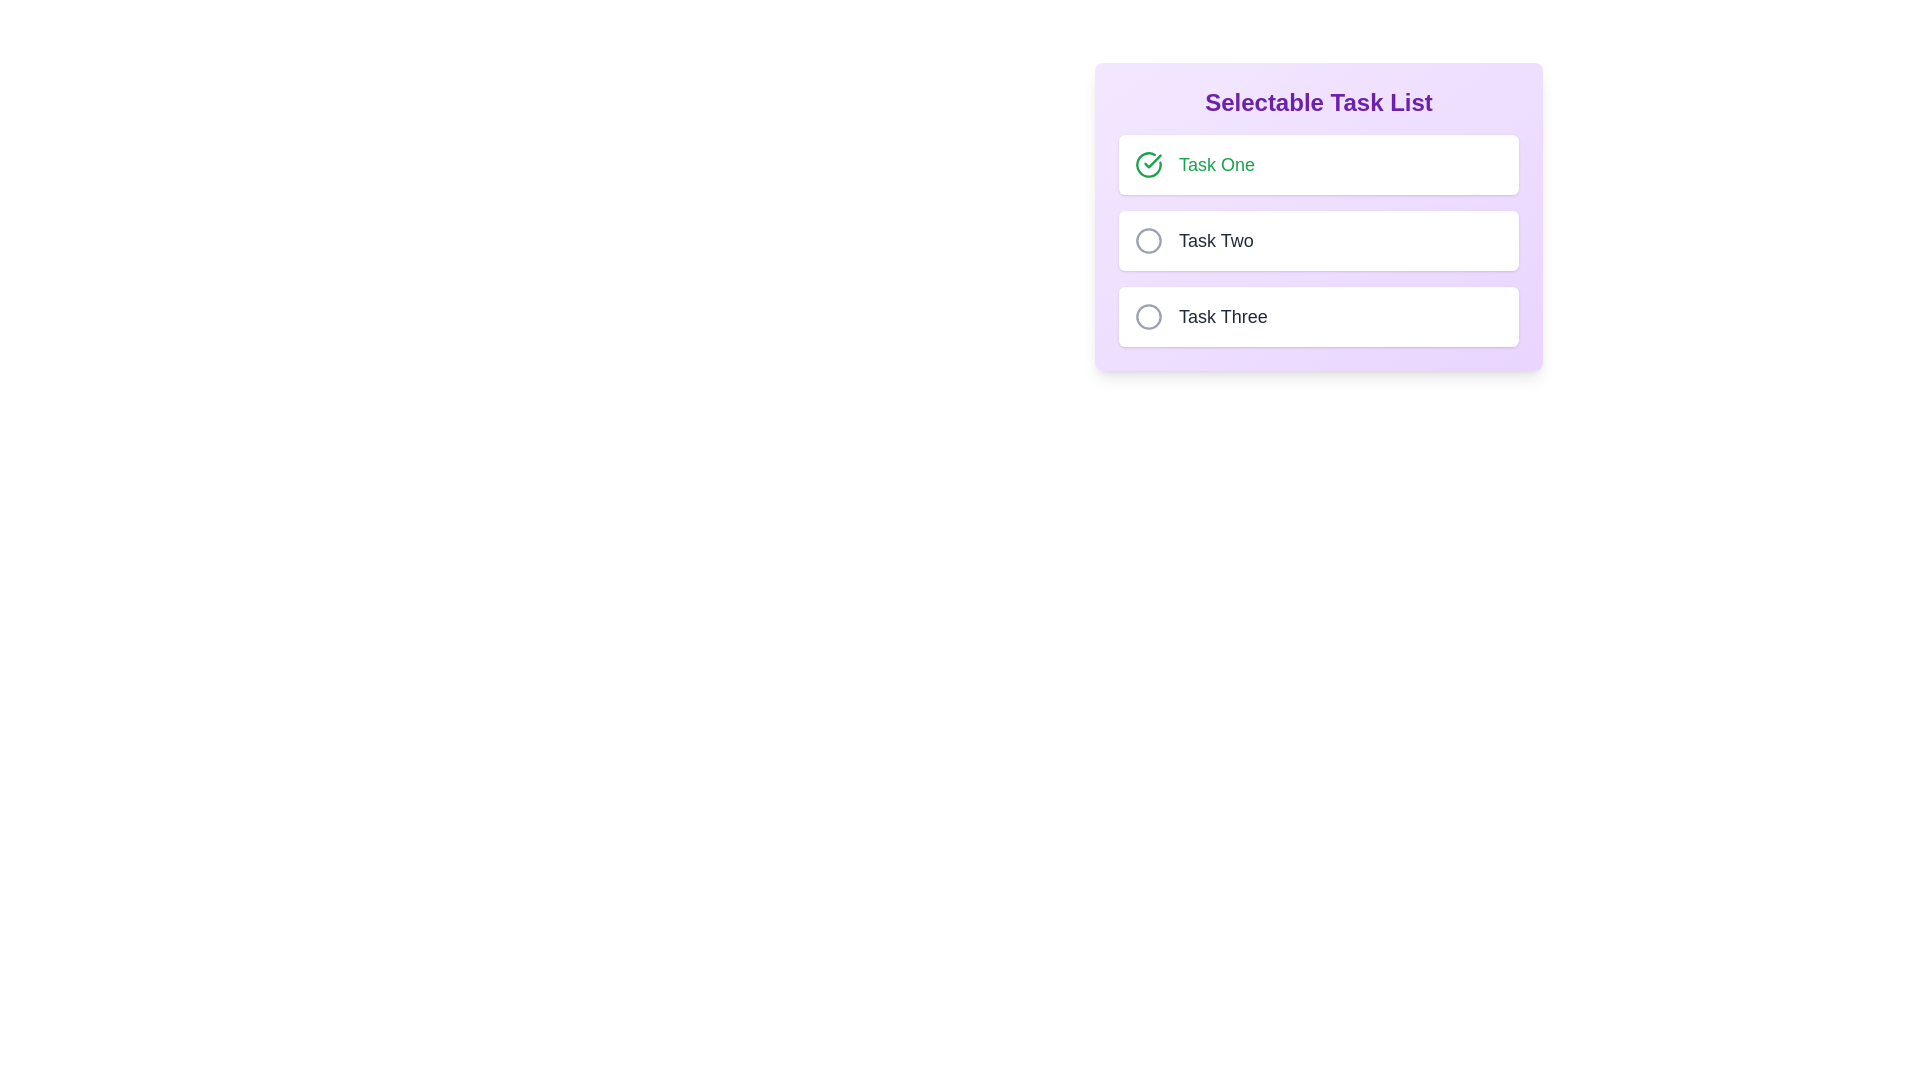  What do you see at coordinates (1319, 216) in the screenshot?
I see `the second list item in the 'Selectable Task List'` at bounding box center [1319, 216].